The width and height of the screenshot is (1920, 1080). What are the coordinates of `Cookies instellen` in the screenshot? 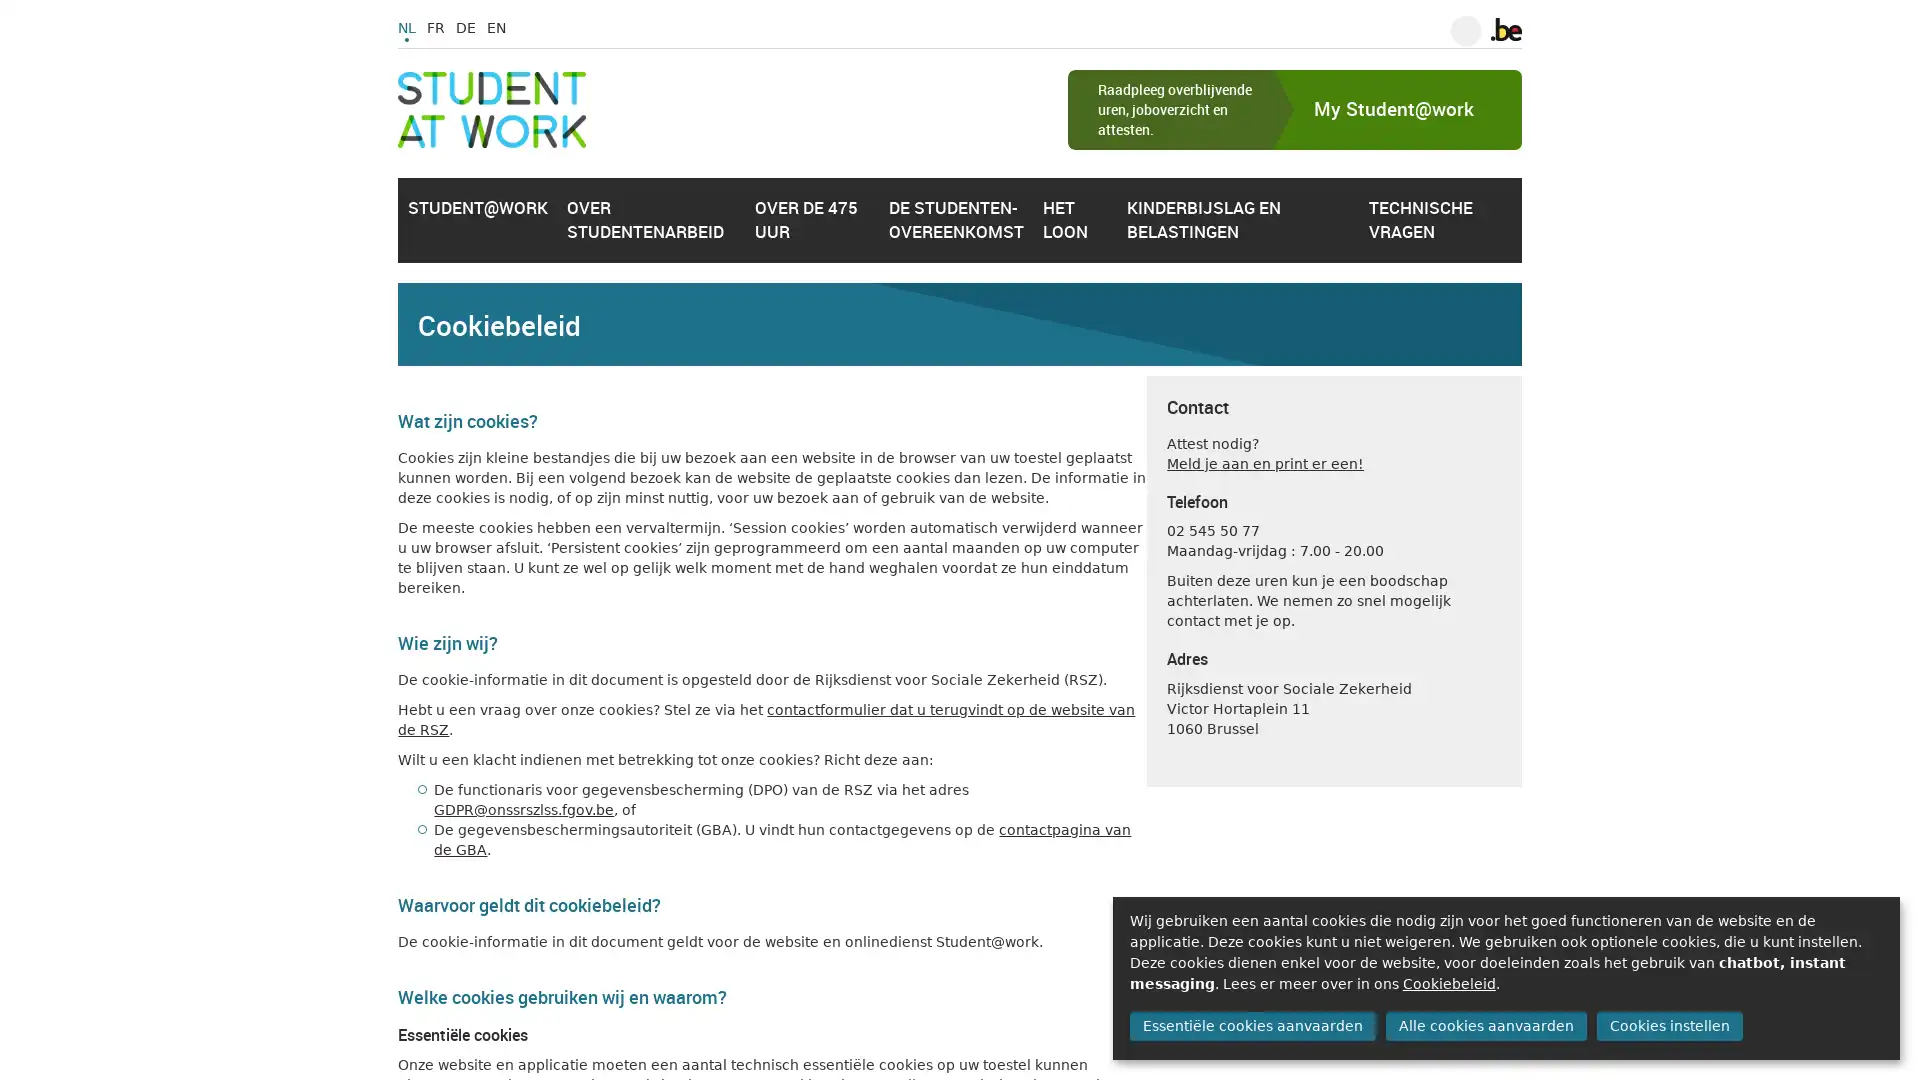 It's located at (1669, 1026).